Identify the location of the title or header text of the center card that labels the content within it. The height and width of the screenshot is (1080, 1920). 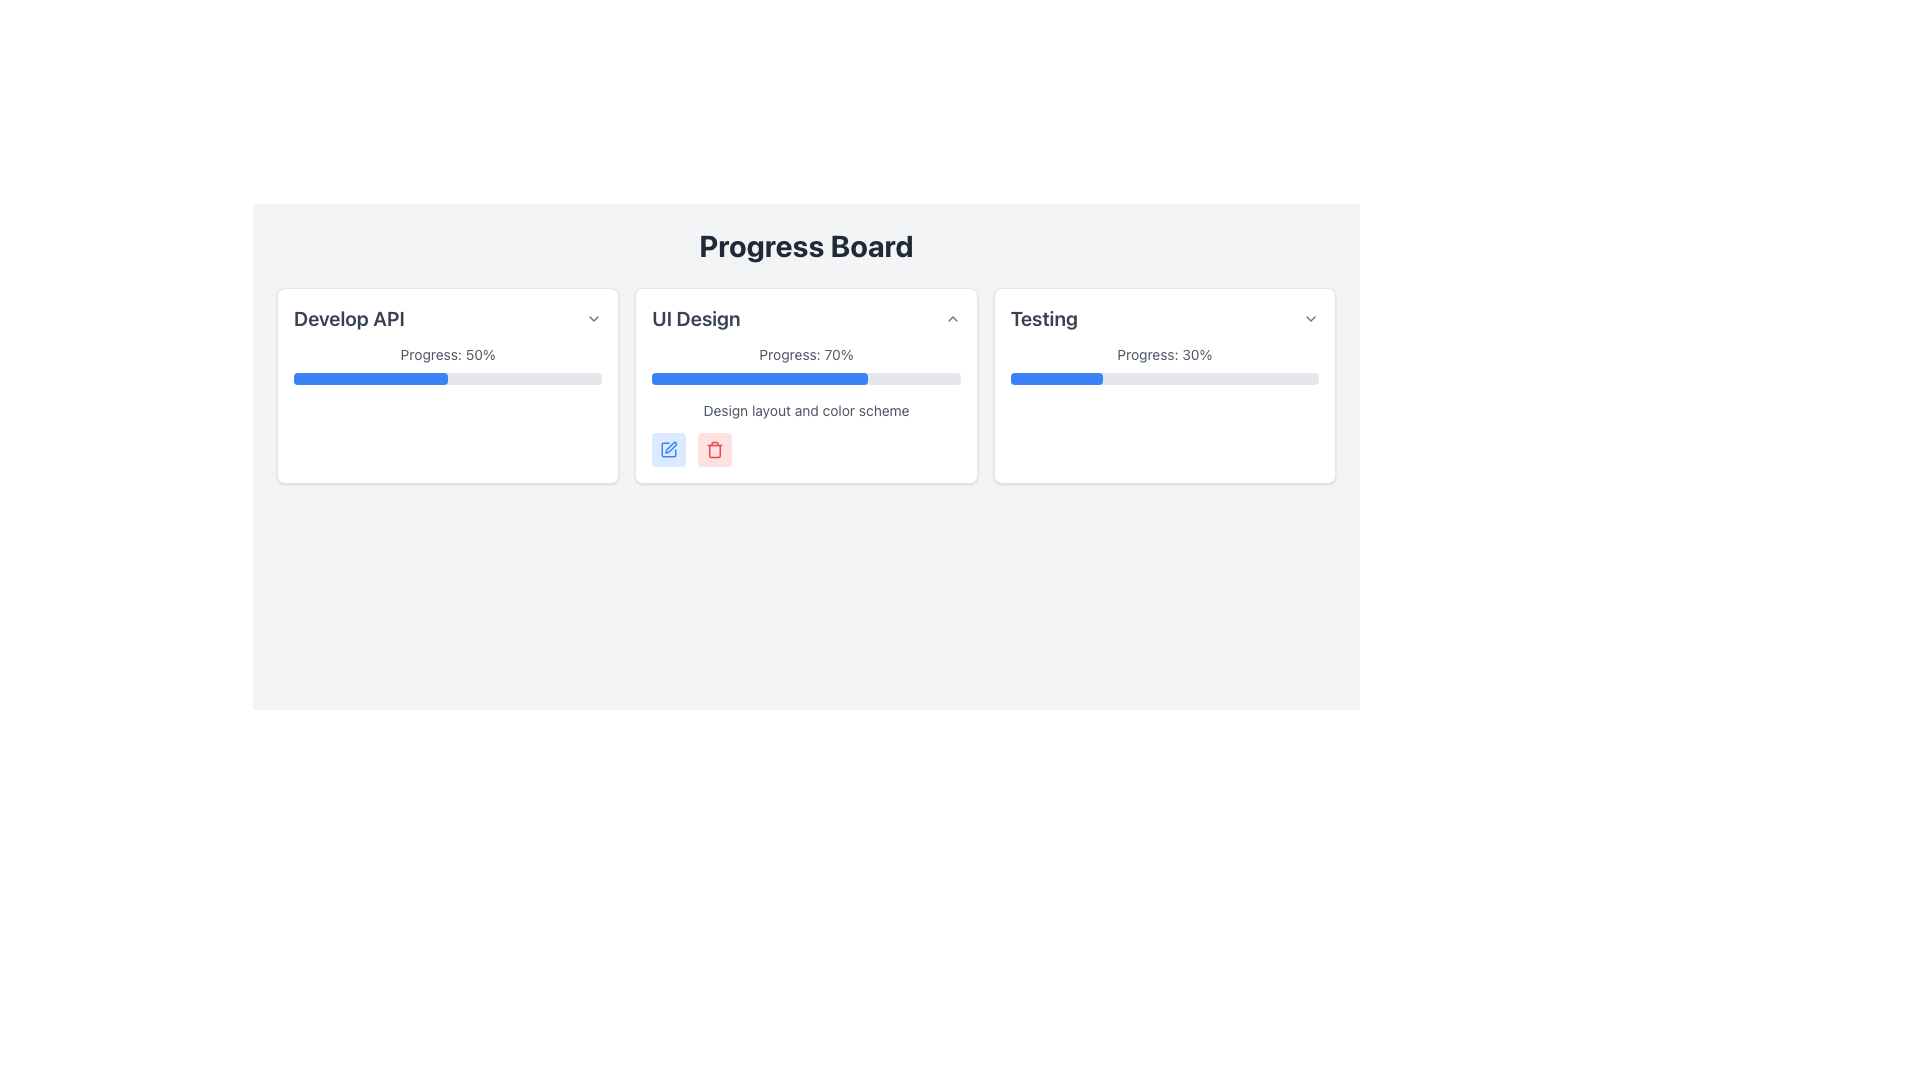
(696, 318).